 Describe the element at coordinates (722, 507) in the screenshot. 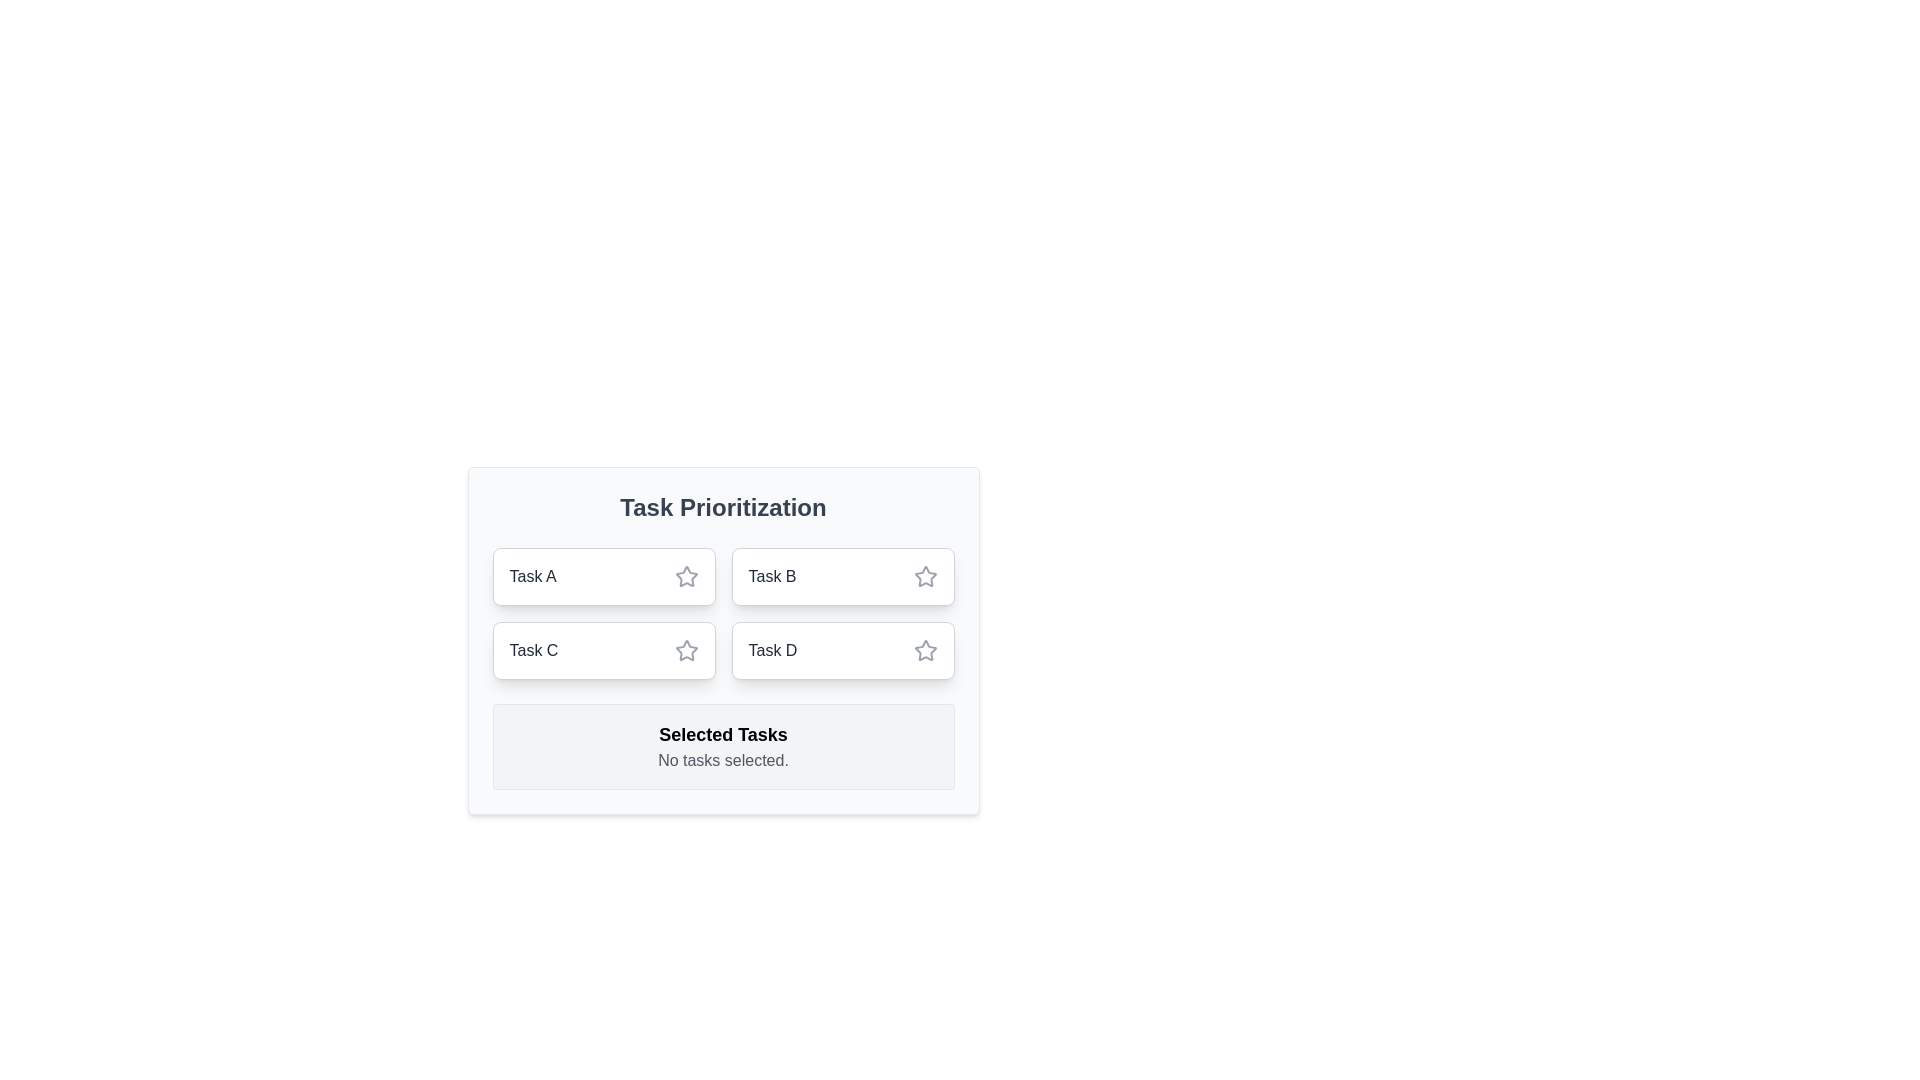

I see `the header text of the Task Prioritization component` at that location.